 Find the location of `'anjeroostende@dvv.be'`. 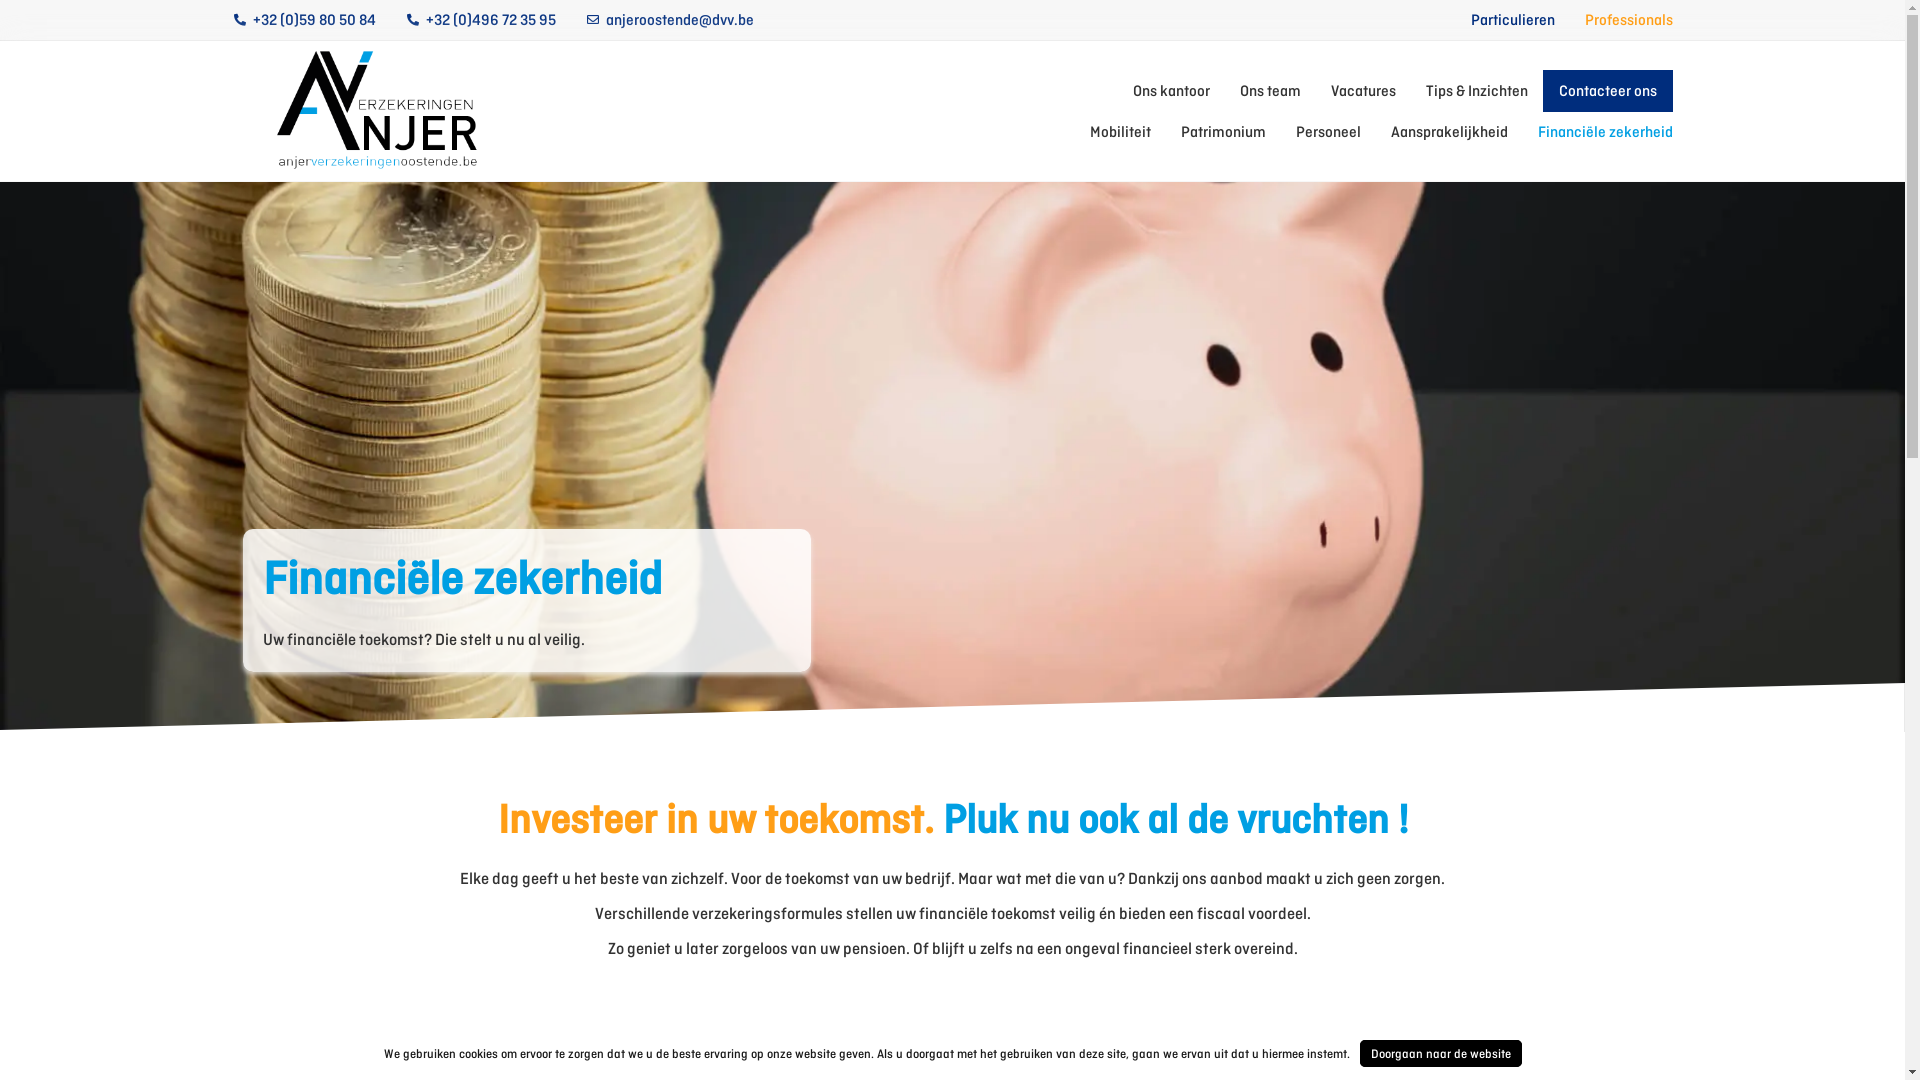

'anjeroostende@dvv.be' is located at coordinates (670, 19).